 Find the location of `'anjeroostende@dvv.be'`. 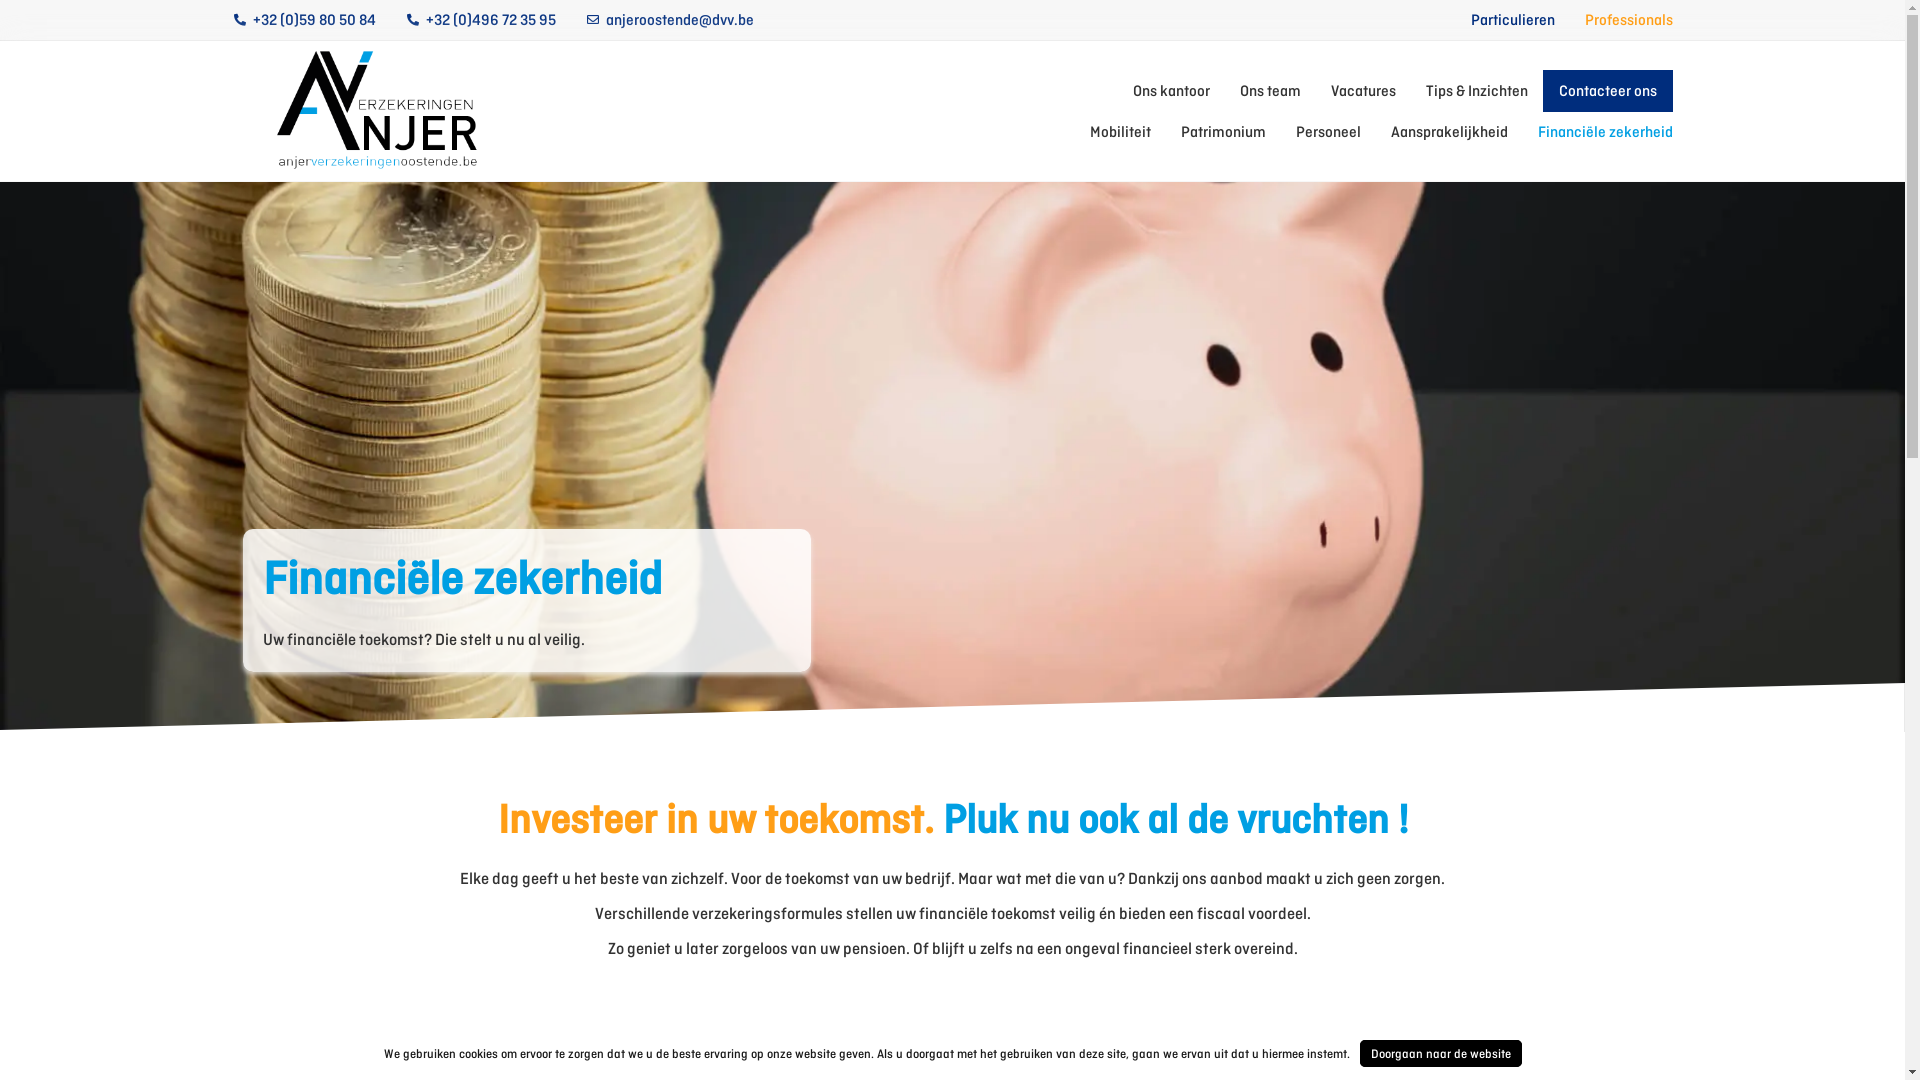

'anjeroostende@dvv.be' is located at coordinates (670, 19).